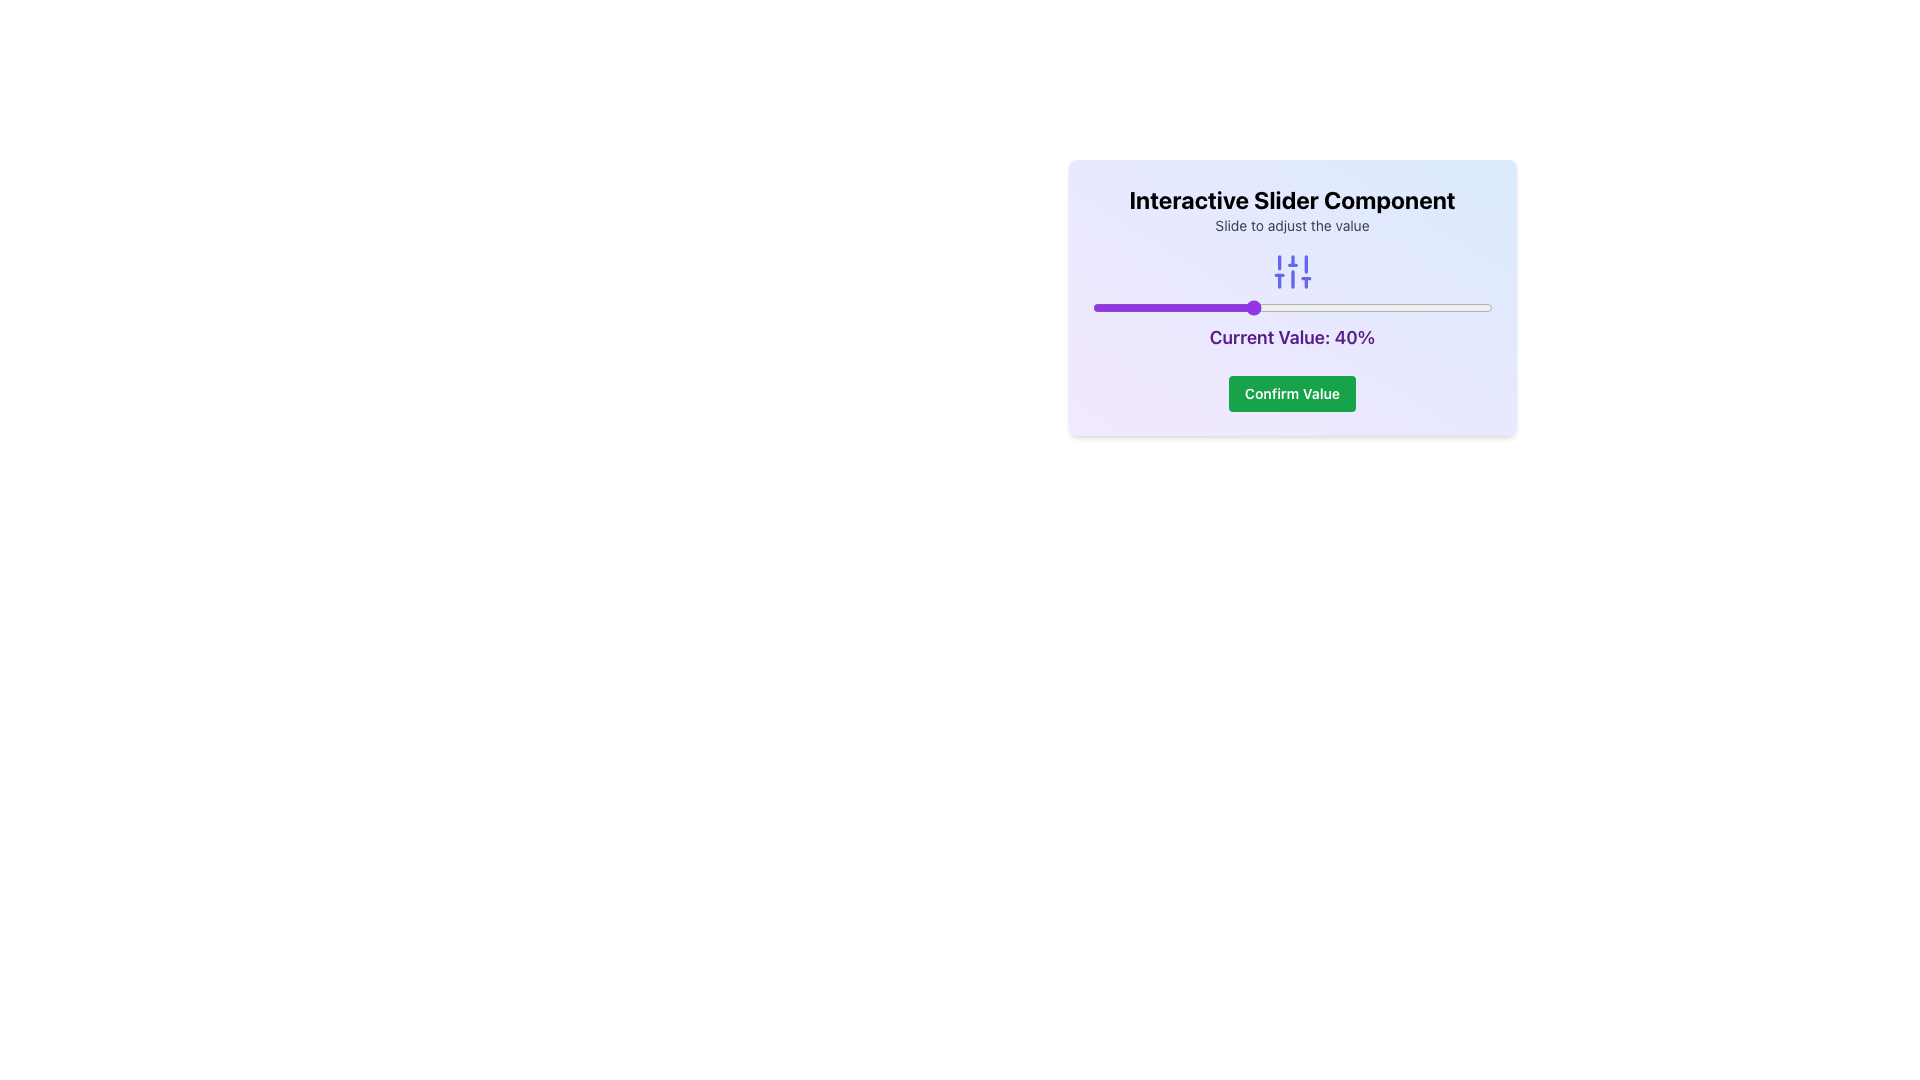 The image size is (1920, 1080). Describe the element at coordinates (1124, 308) in the screenshot. I see `the slider` at that location.